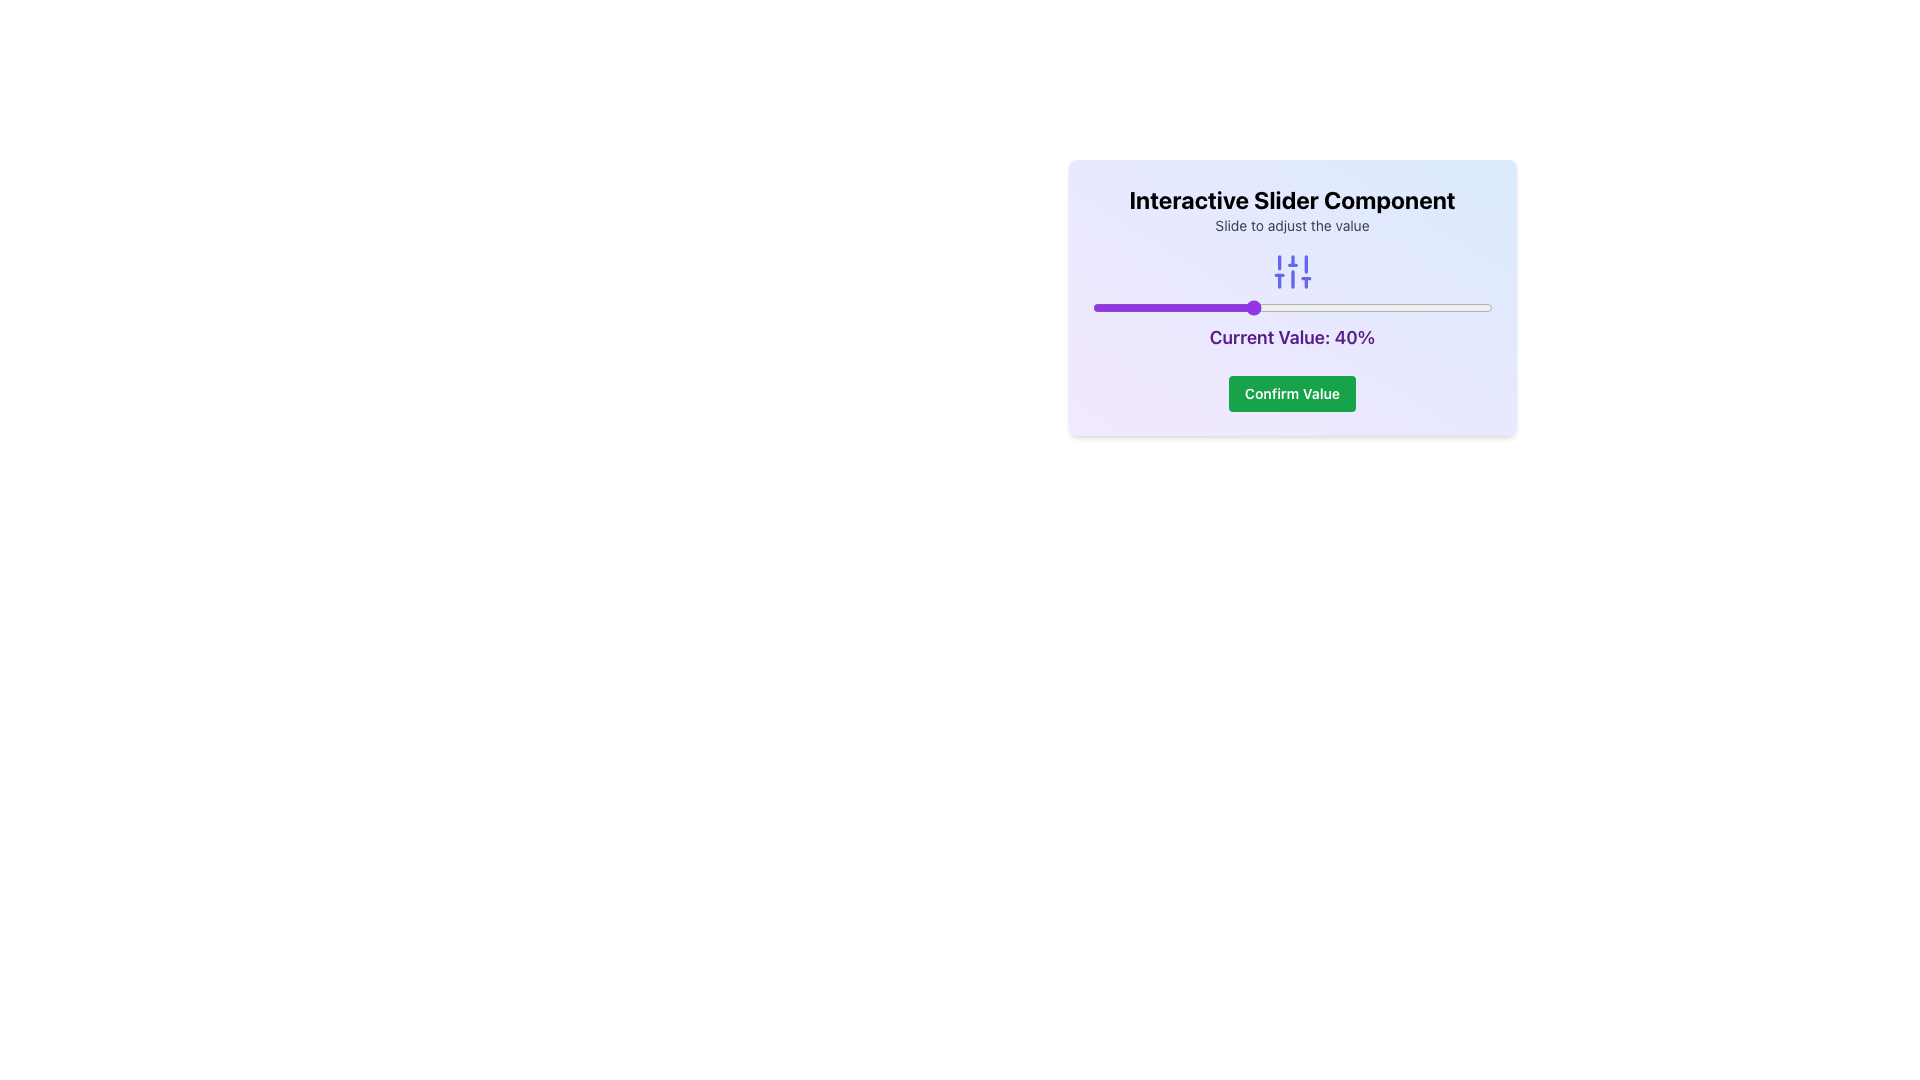 The image size is (1920, 1080). Describe the element at coordinates (1124, 308) in the screenshot. I see `the slider` at that location.